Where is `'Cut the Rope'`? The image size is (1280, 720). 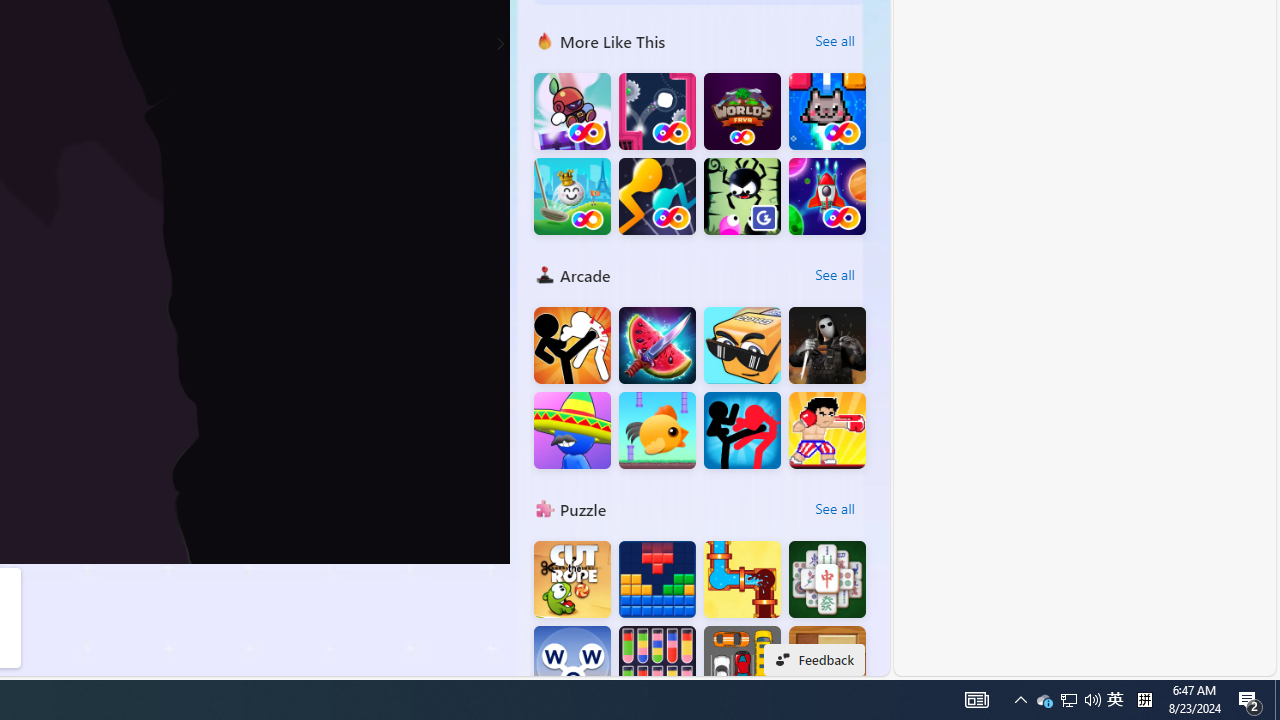 'Cut the Rope' is located at coordinates (571, 579).